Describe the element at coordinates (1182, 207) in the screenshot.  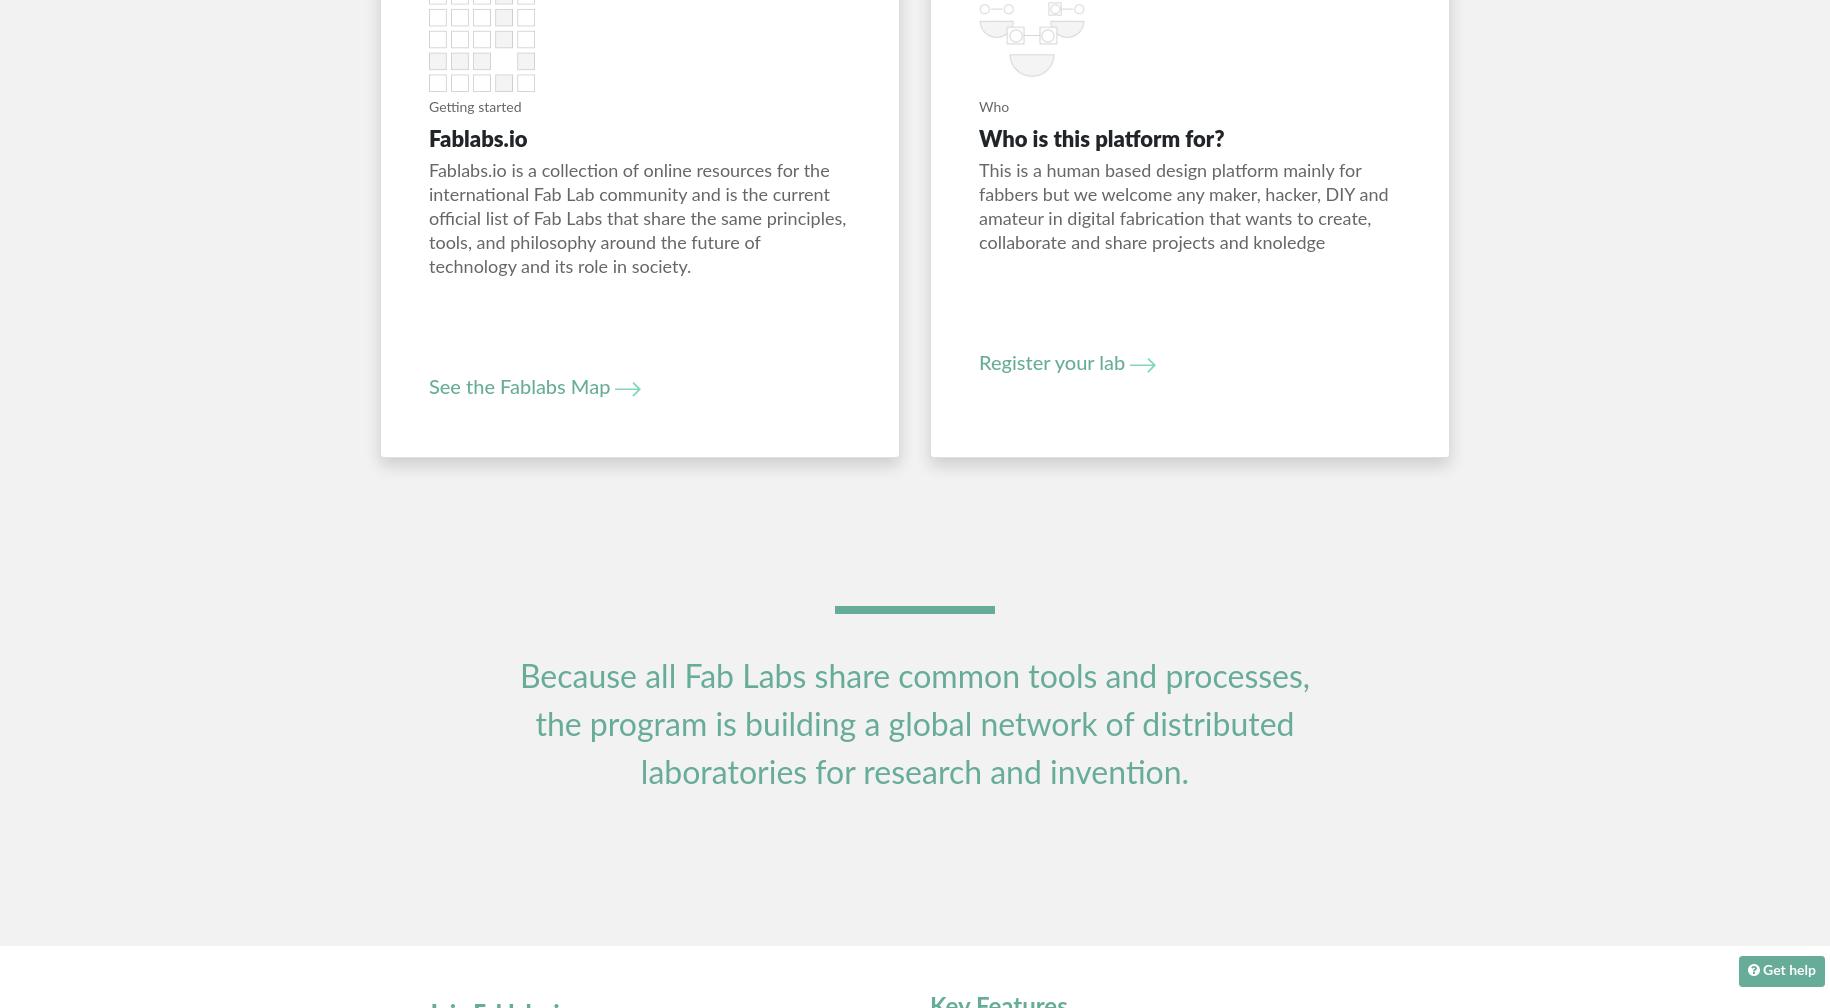
I see `'This is a human based design platform mainly for fabbers but we welcome any maker, hacker, DIY and amateur in digital fabrication that wants to create, collaborate and share projects and knoledge'` at that location.